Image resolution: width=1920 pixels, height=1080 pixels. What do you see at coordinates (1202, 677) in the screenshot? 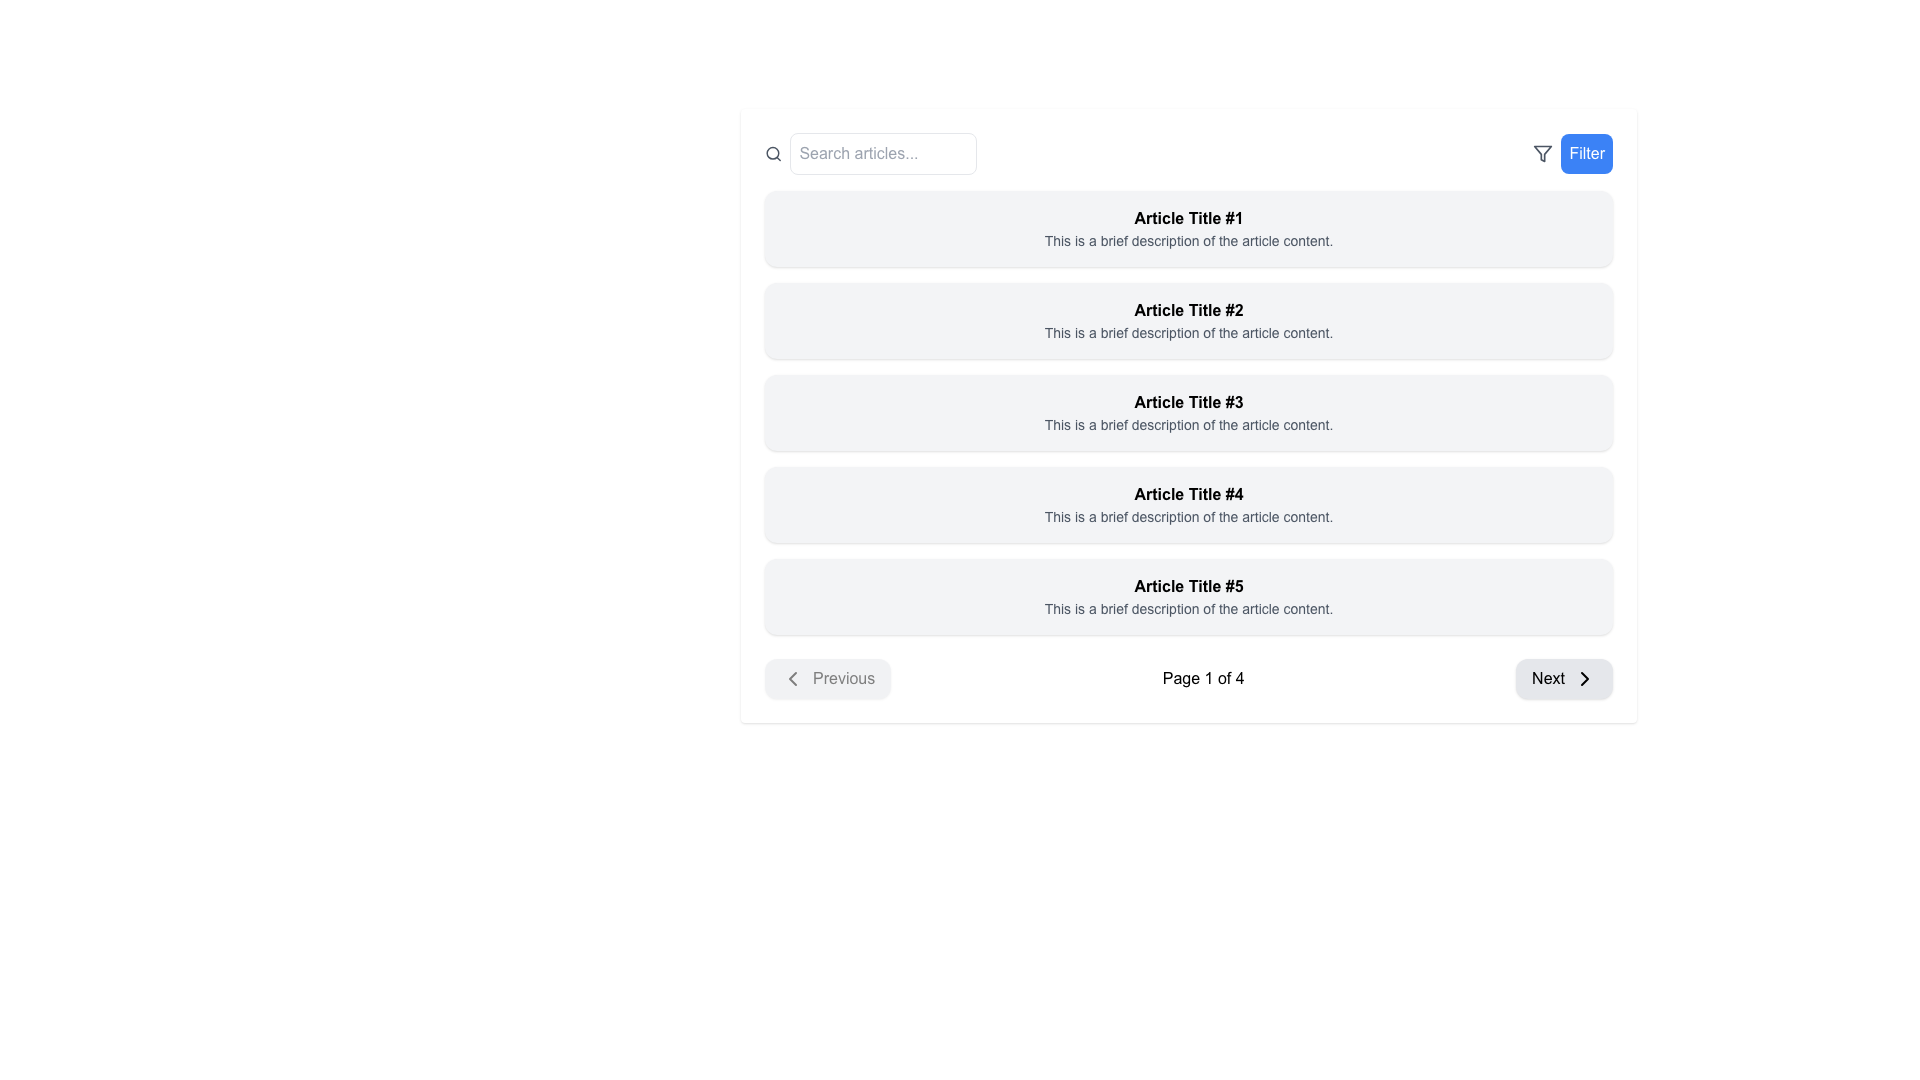
I see `text displayed in the Text Label that shows 'Page 1 of 4', which is centrally located in the navigation bar at the bottom of the interface` at bounding box center [1202, 677].